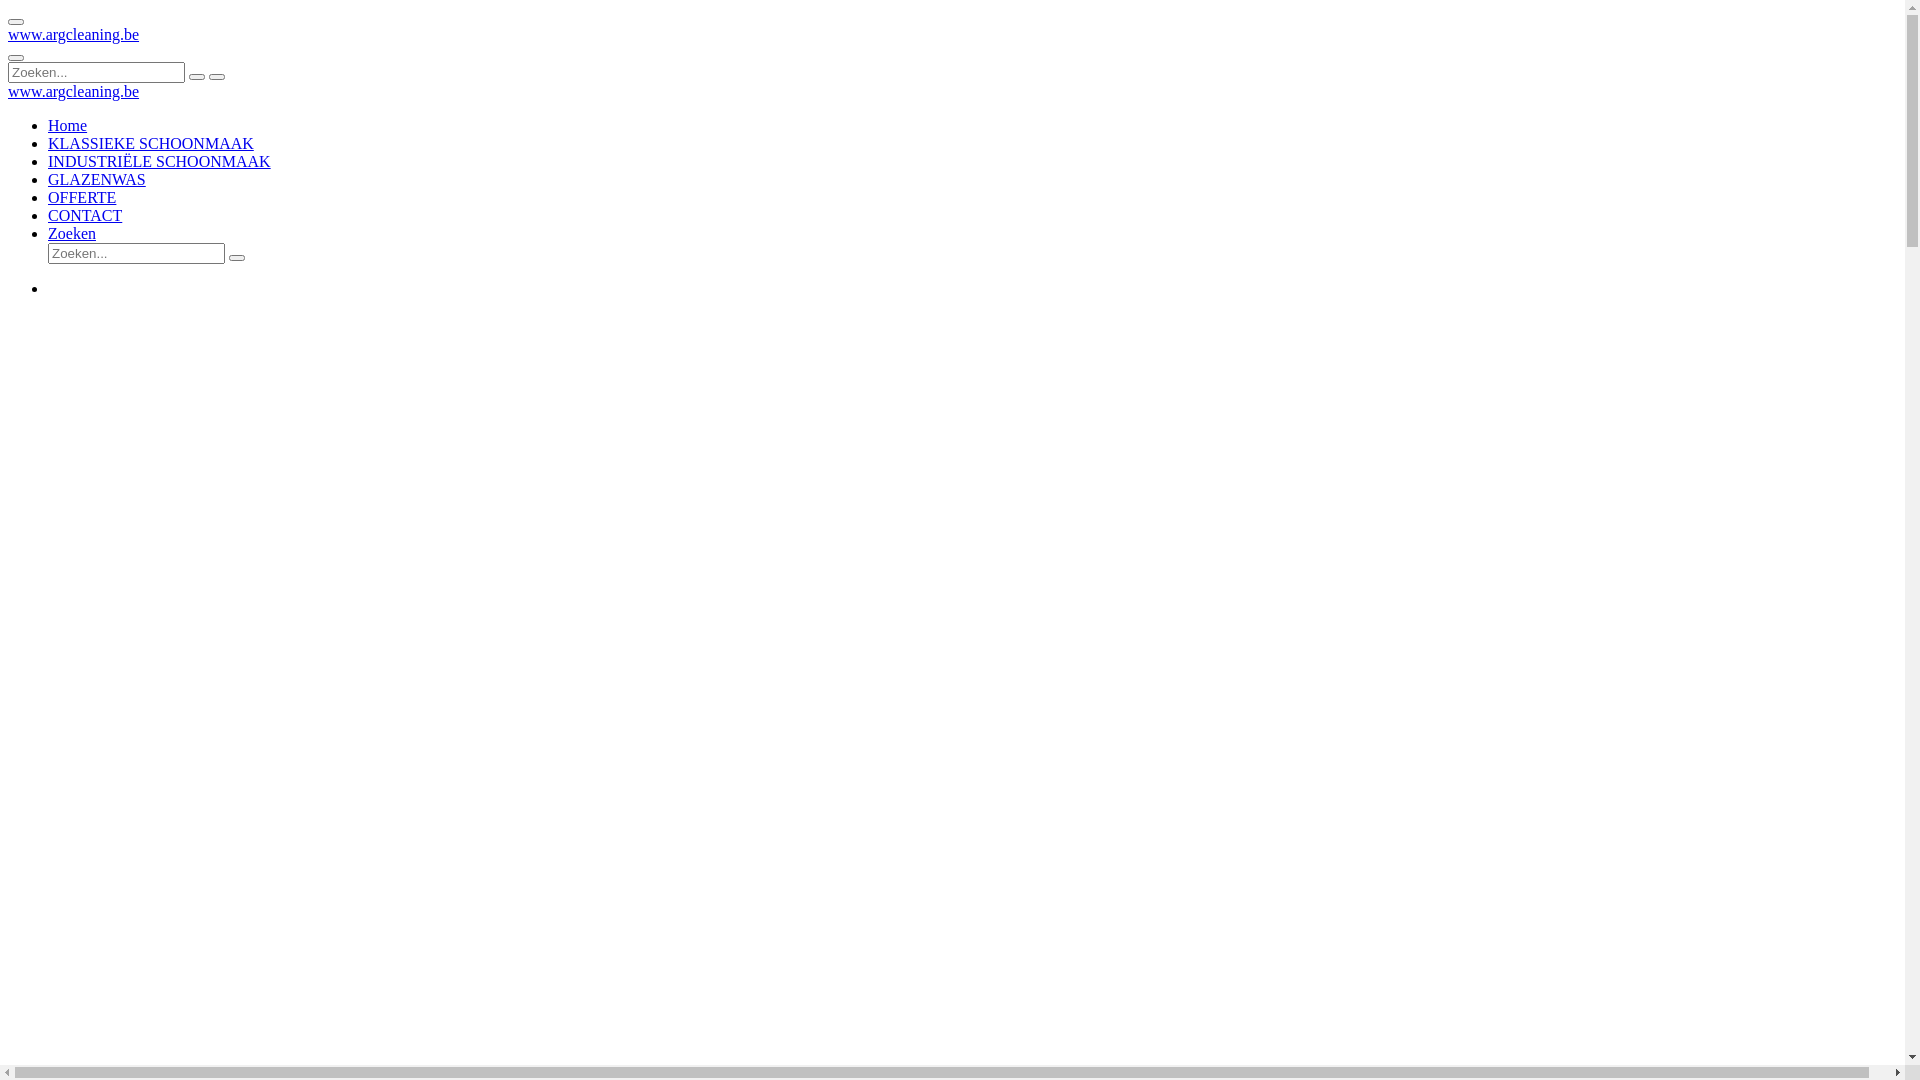 The height and width of the screenshot is (1080, 1920). Describe the element at coordinates (95, 178) in the screenshot. I see `'GLAZENWAS'` at that location.